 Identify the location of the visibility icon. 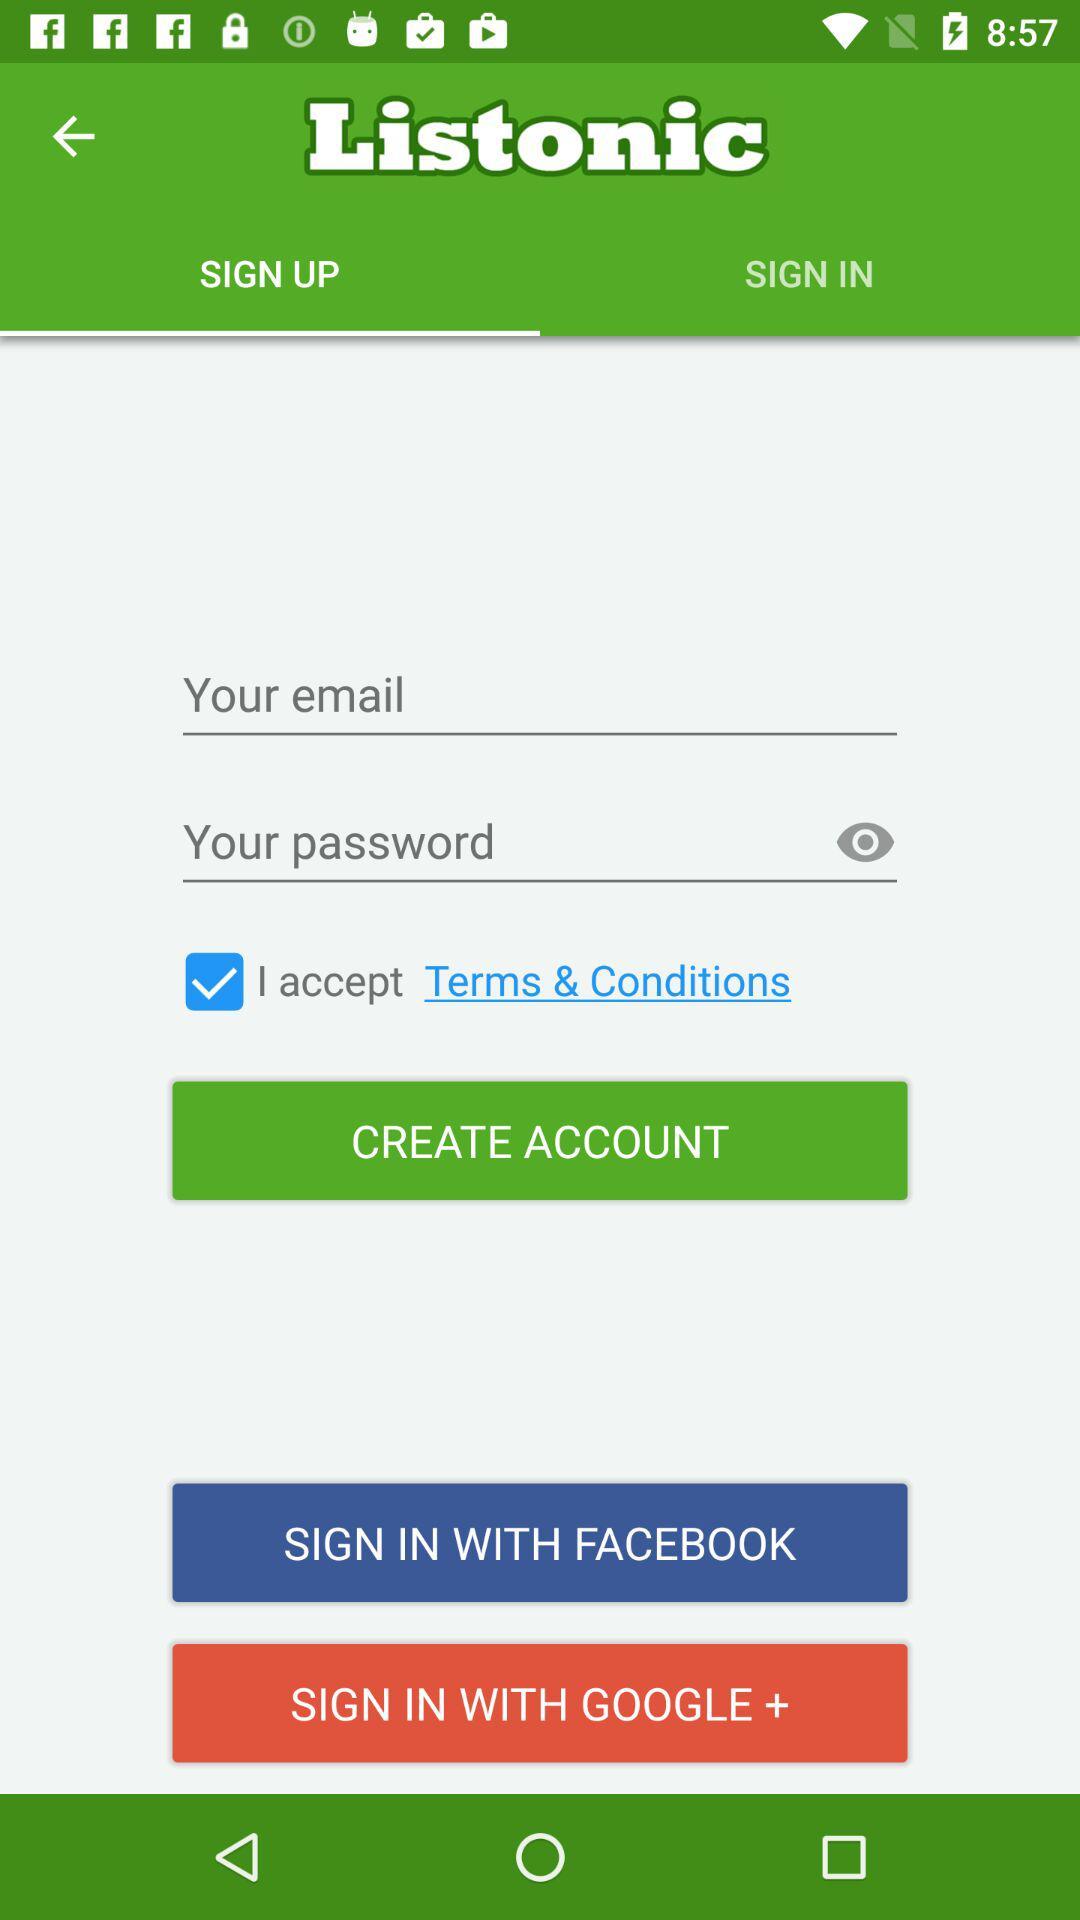
(864, 843).